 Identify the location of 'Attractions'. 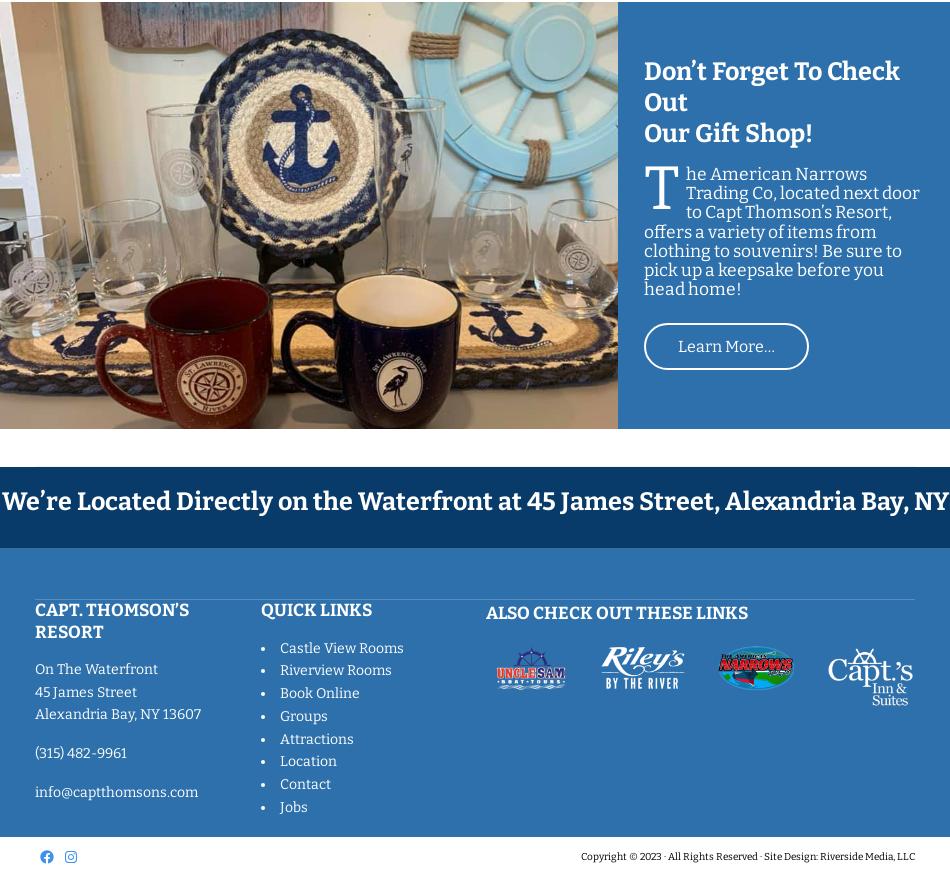
(314, 738).